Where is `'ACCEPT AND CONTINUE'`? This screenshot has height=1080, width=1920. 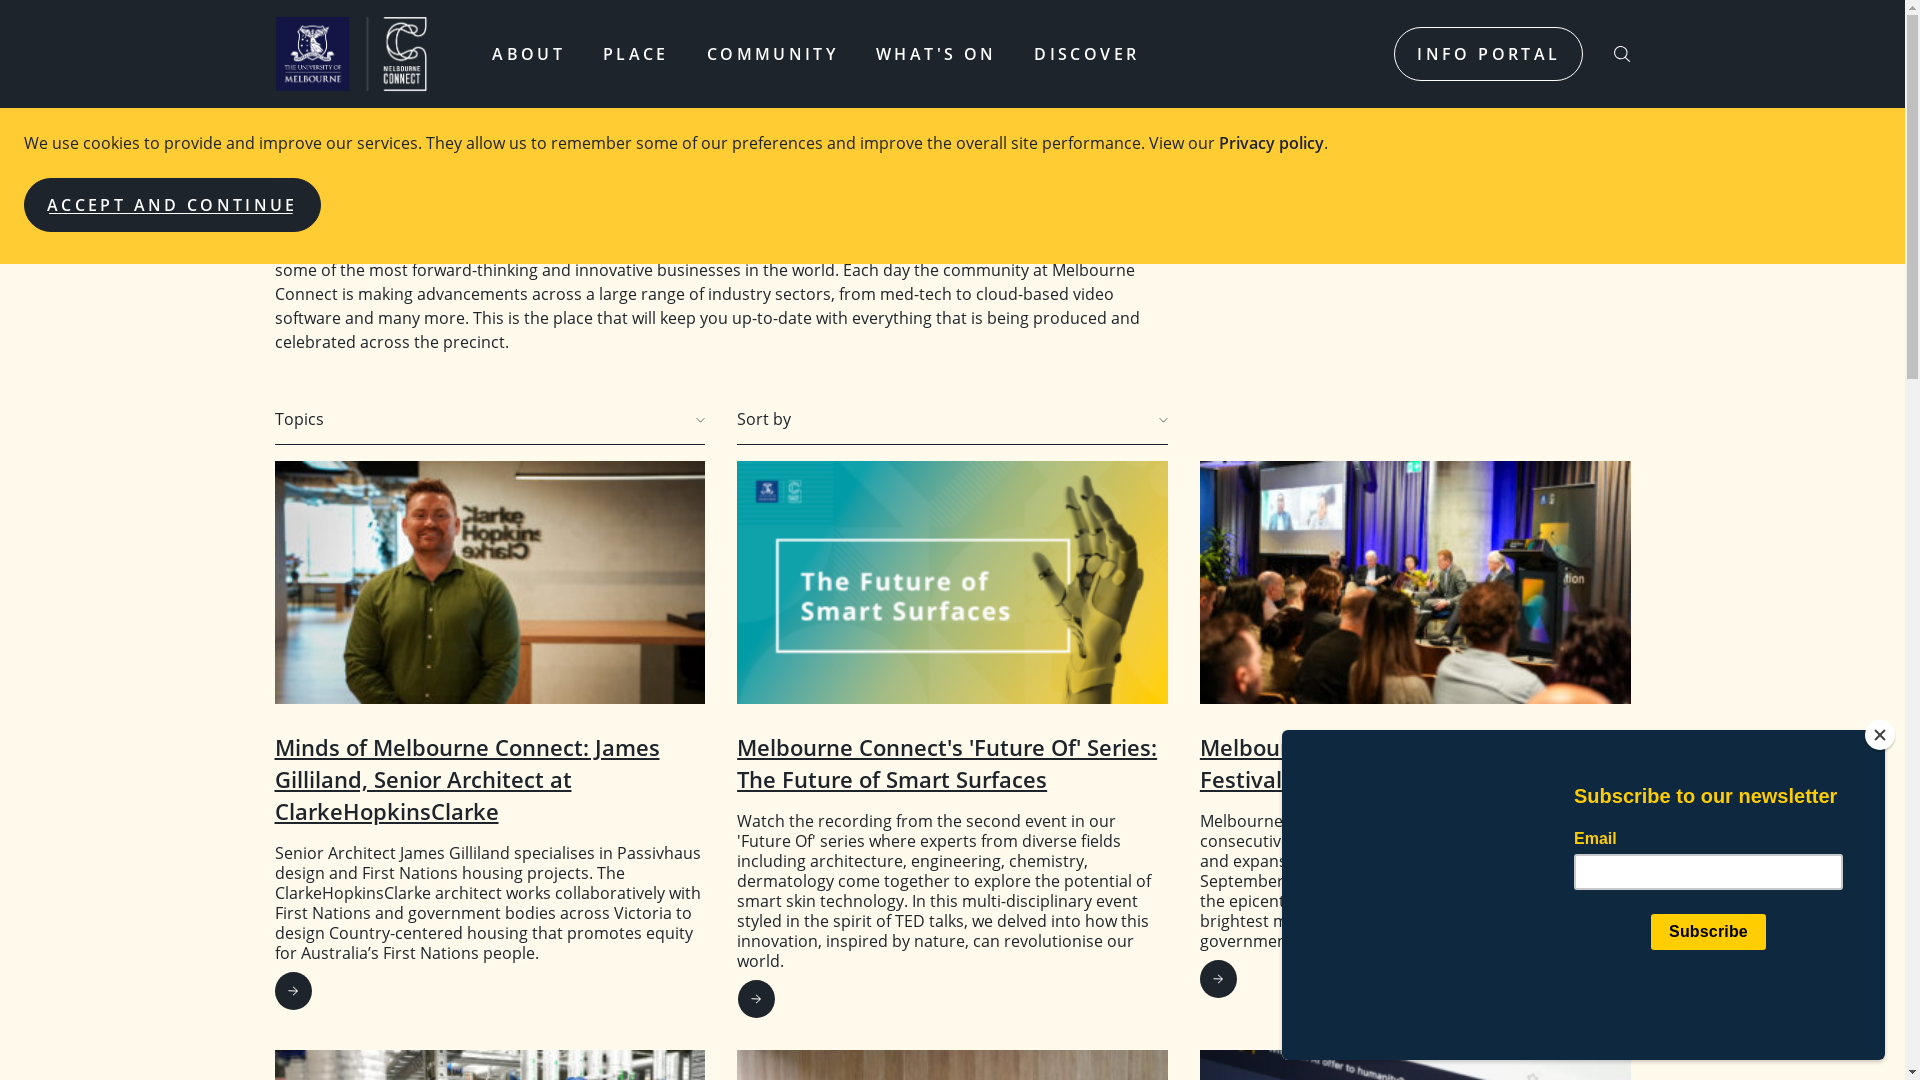
'ACCEPT AND CONTINUE' is located at coordinates (172, 204).